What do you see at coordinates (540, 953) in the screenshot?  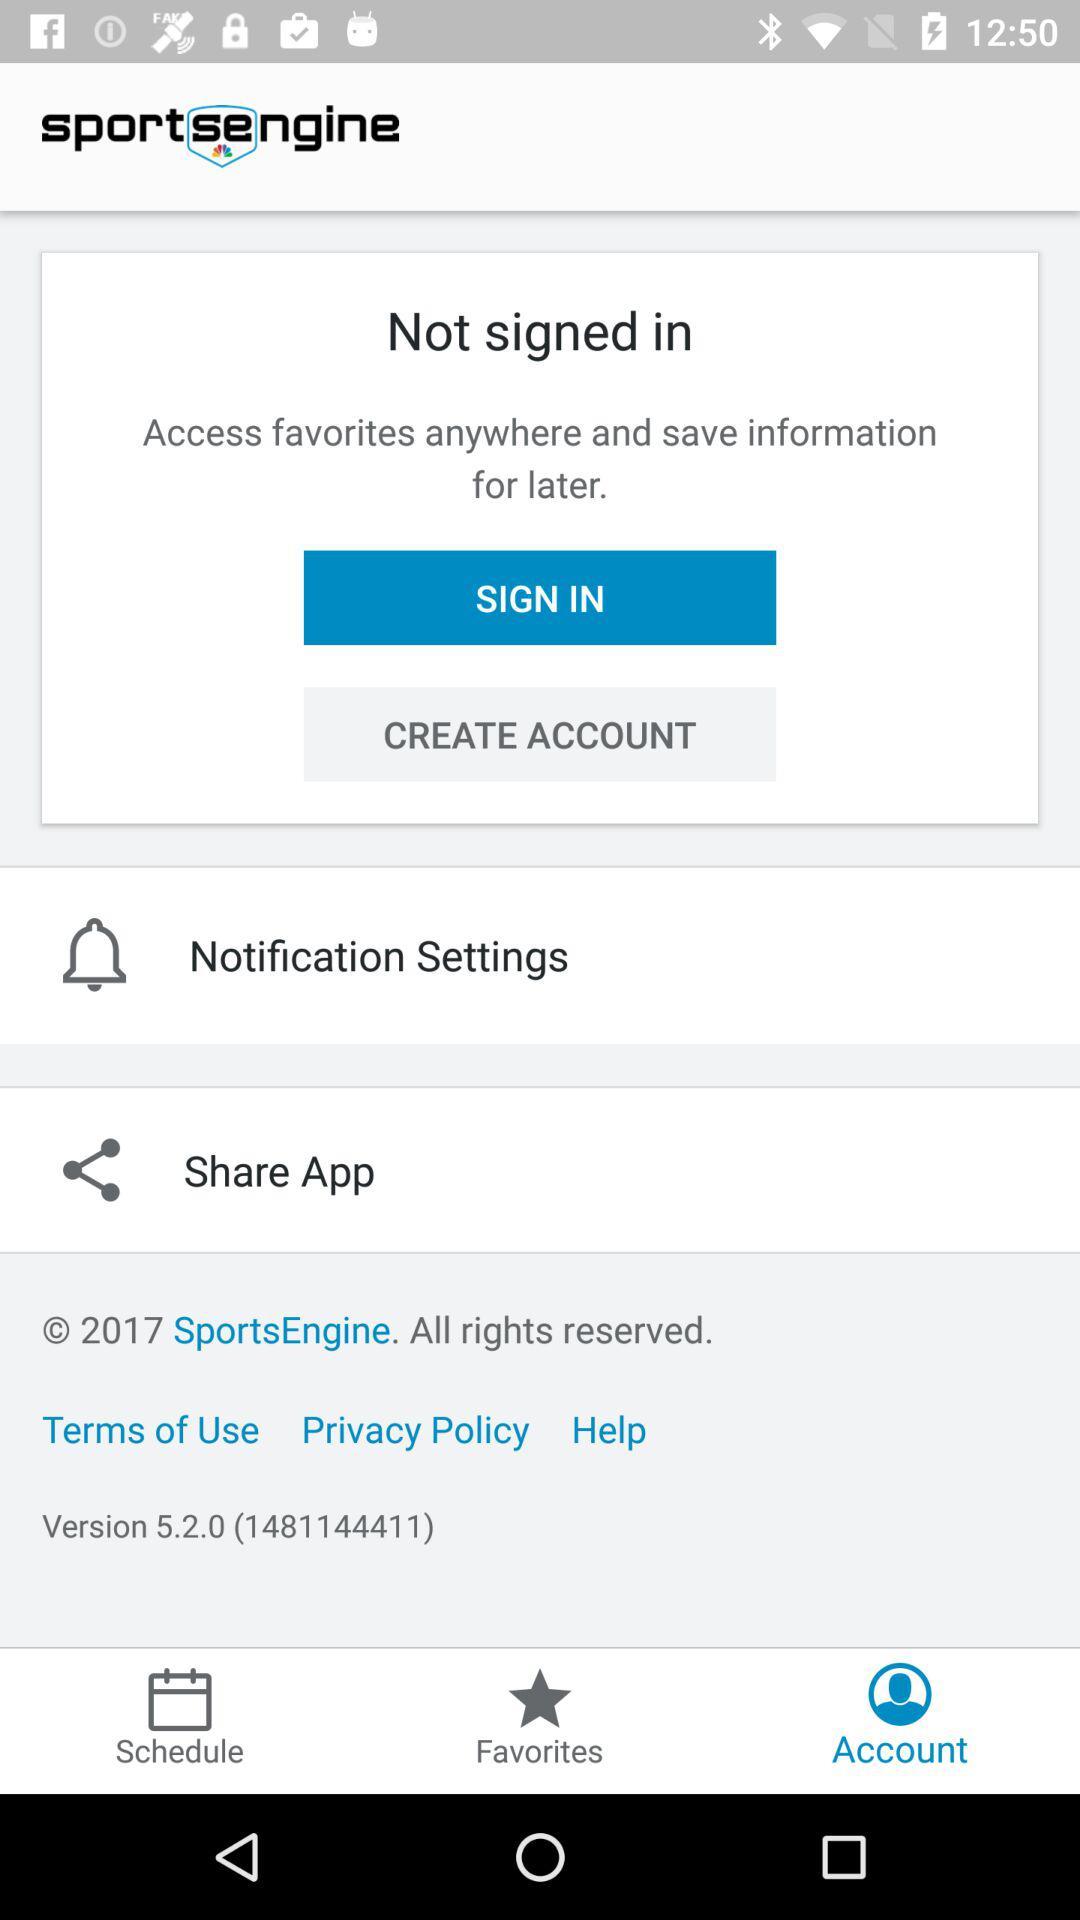 I see `the notification settings` at bounding box center [540, 953].